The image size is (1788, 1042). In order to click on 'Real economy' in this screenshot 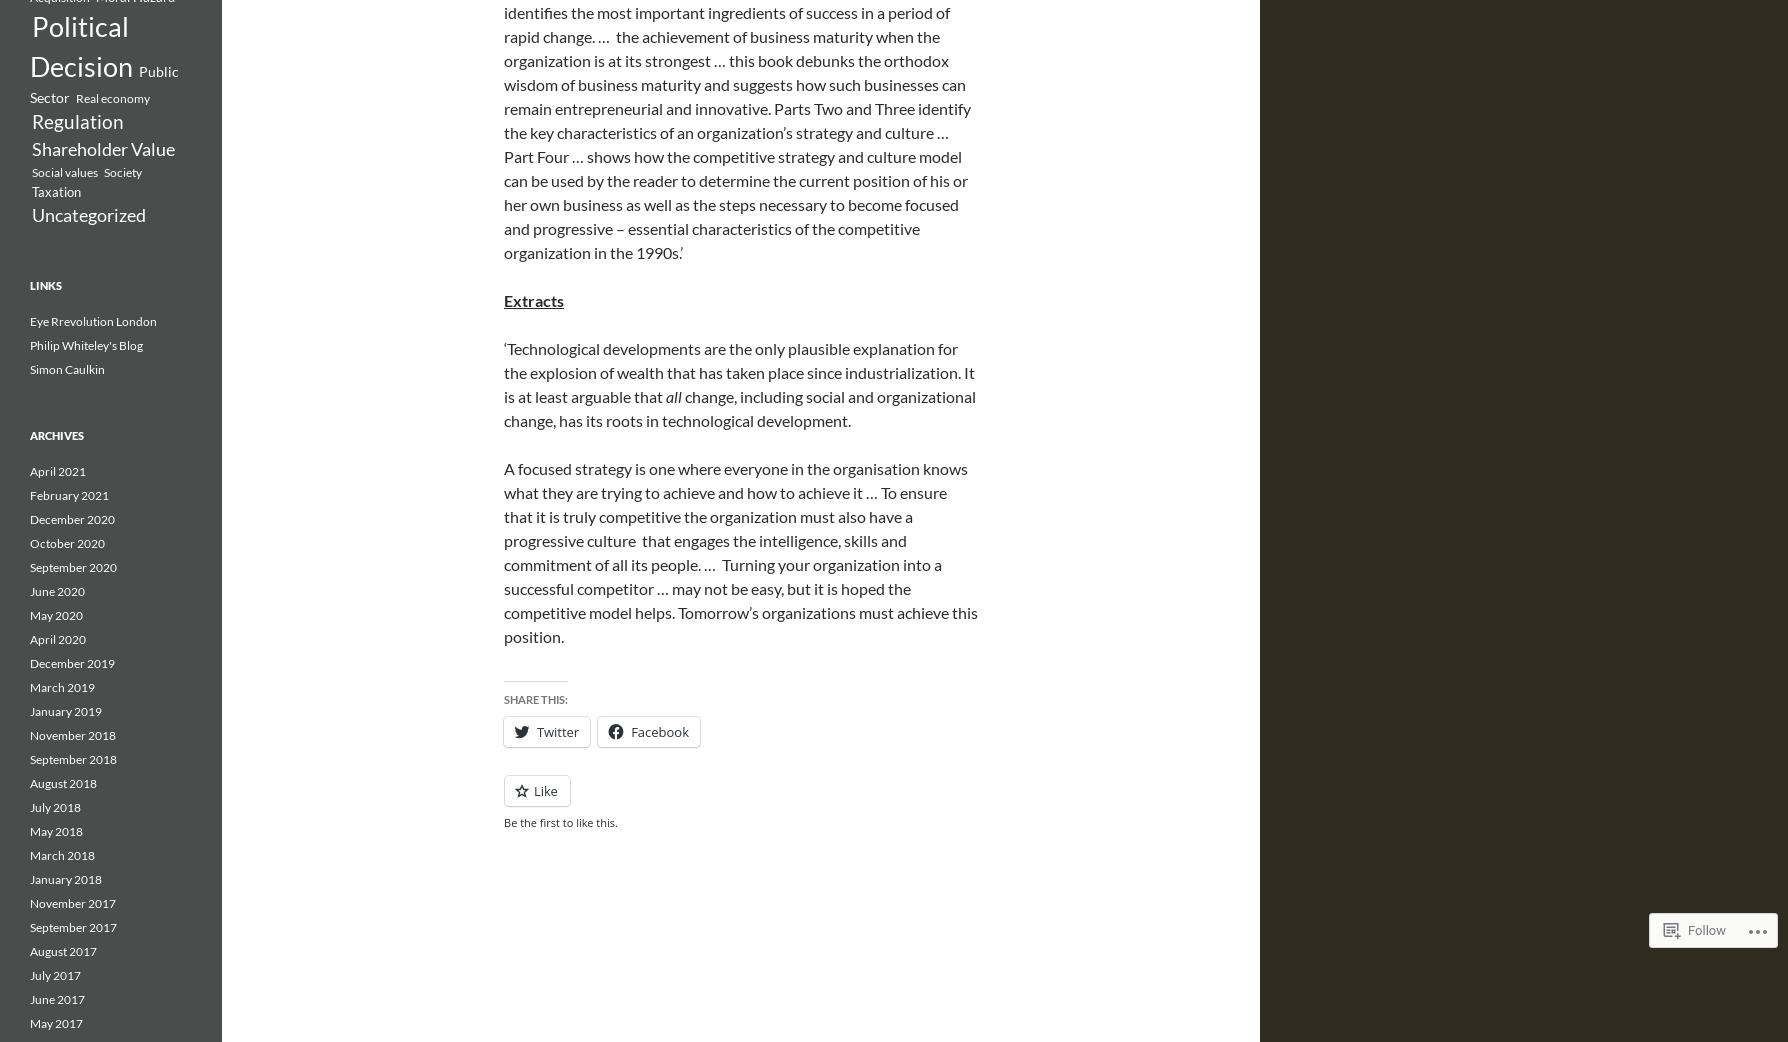, I will do `click(113, 97)`.